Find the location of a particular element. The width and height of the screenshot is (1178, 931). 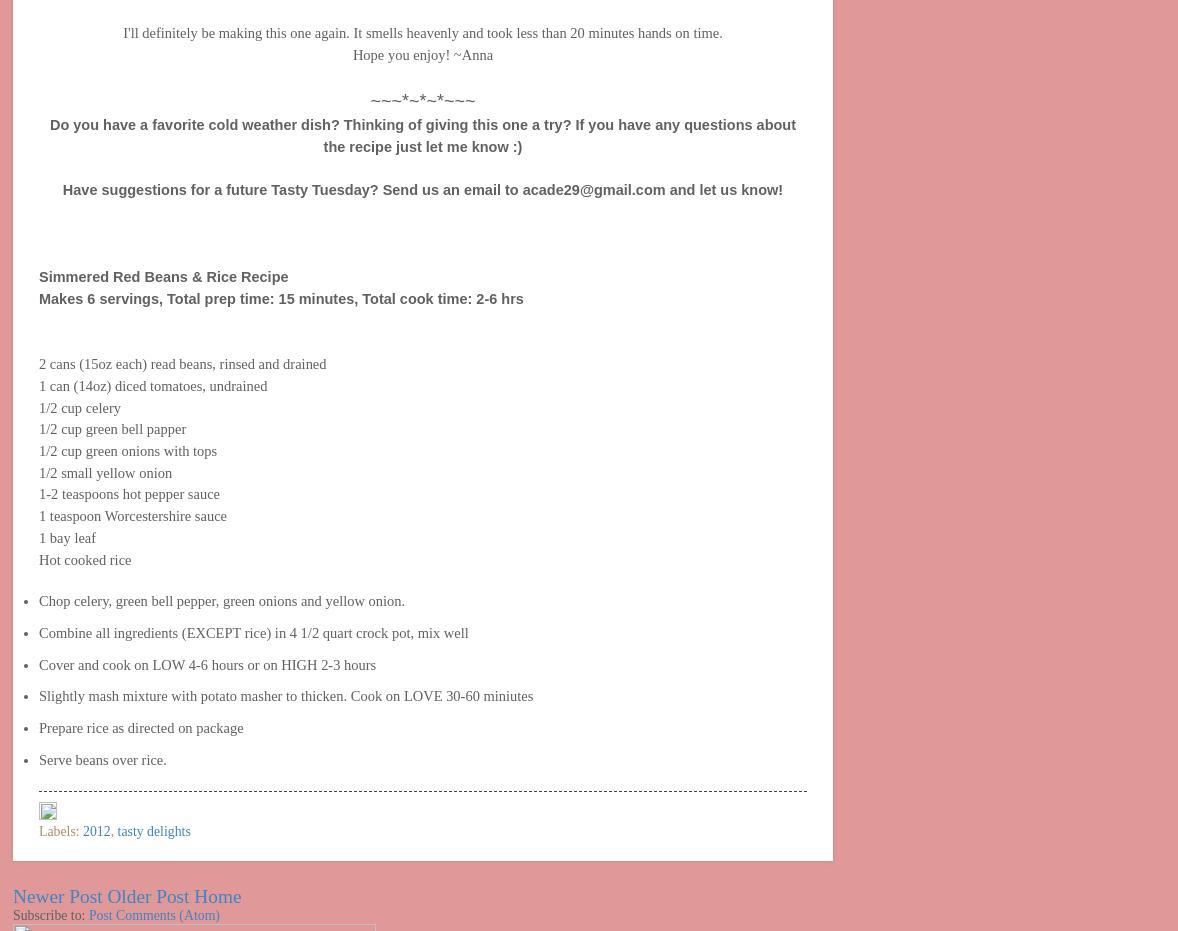

'2 cans (15oz each) read beans, rinsed and drained' is located at coordinates (181, 364).